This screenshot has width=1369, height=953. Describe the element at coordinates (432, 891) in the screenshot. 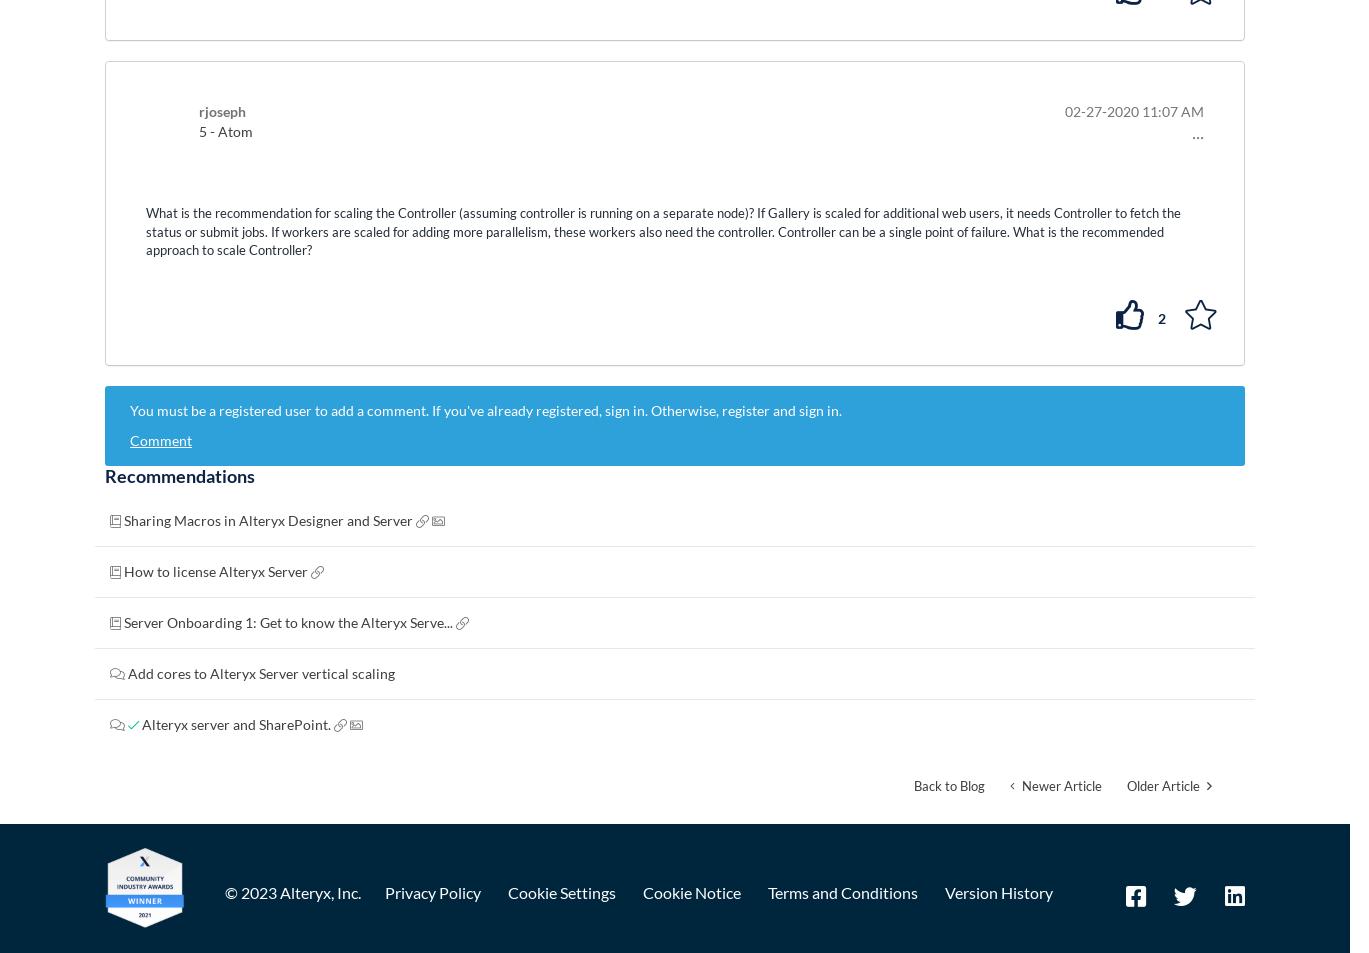

I see `'Privacy Policy'` at that location.